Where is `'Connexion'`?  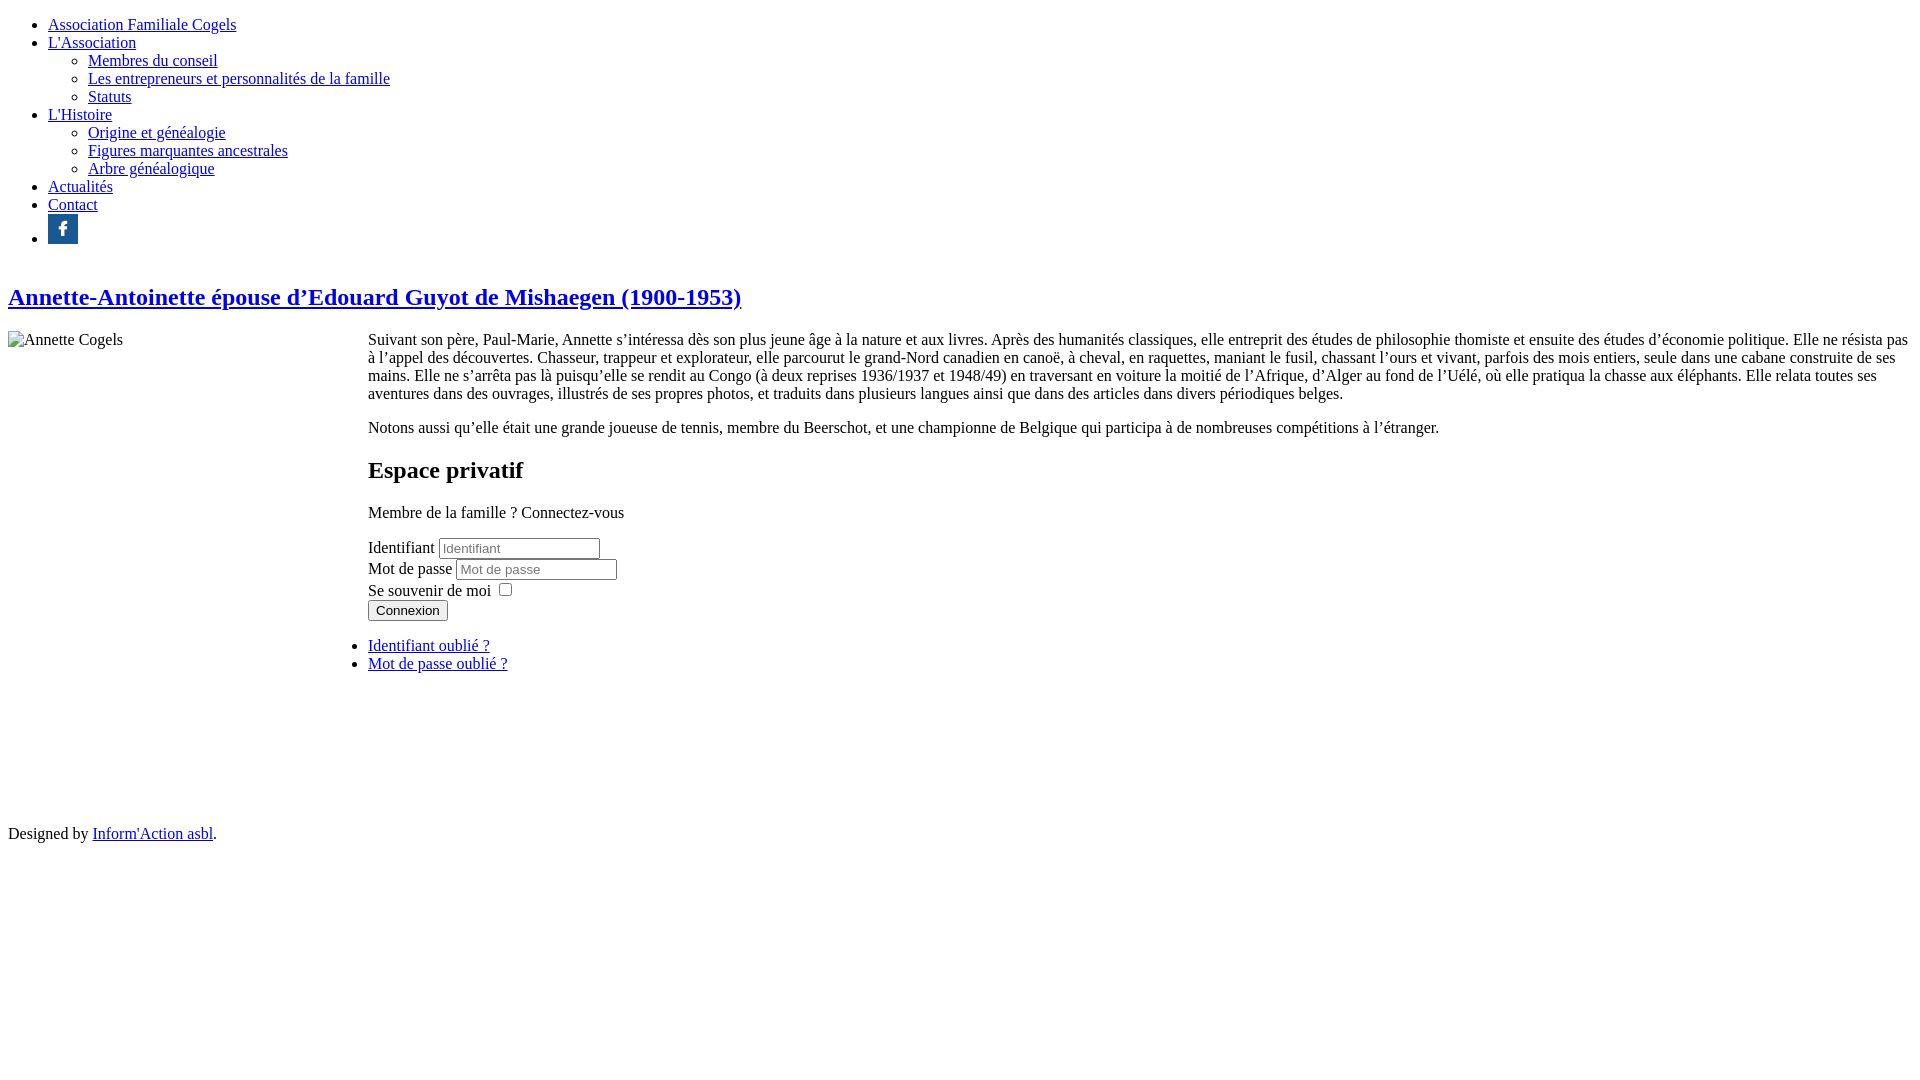
'Connexion' is located at coordinates (368, 609).